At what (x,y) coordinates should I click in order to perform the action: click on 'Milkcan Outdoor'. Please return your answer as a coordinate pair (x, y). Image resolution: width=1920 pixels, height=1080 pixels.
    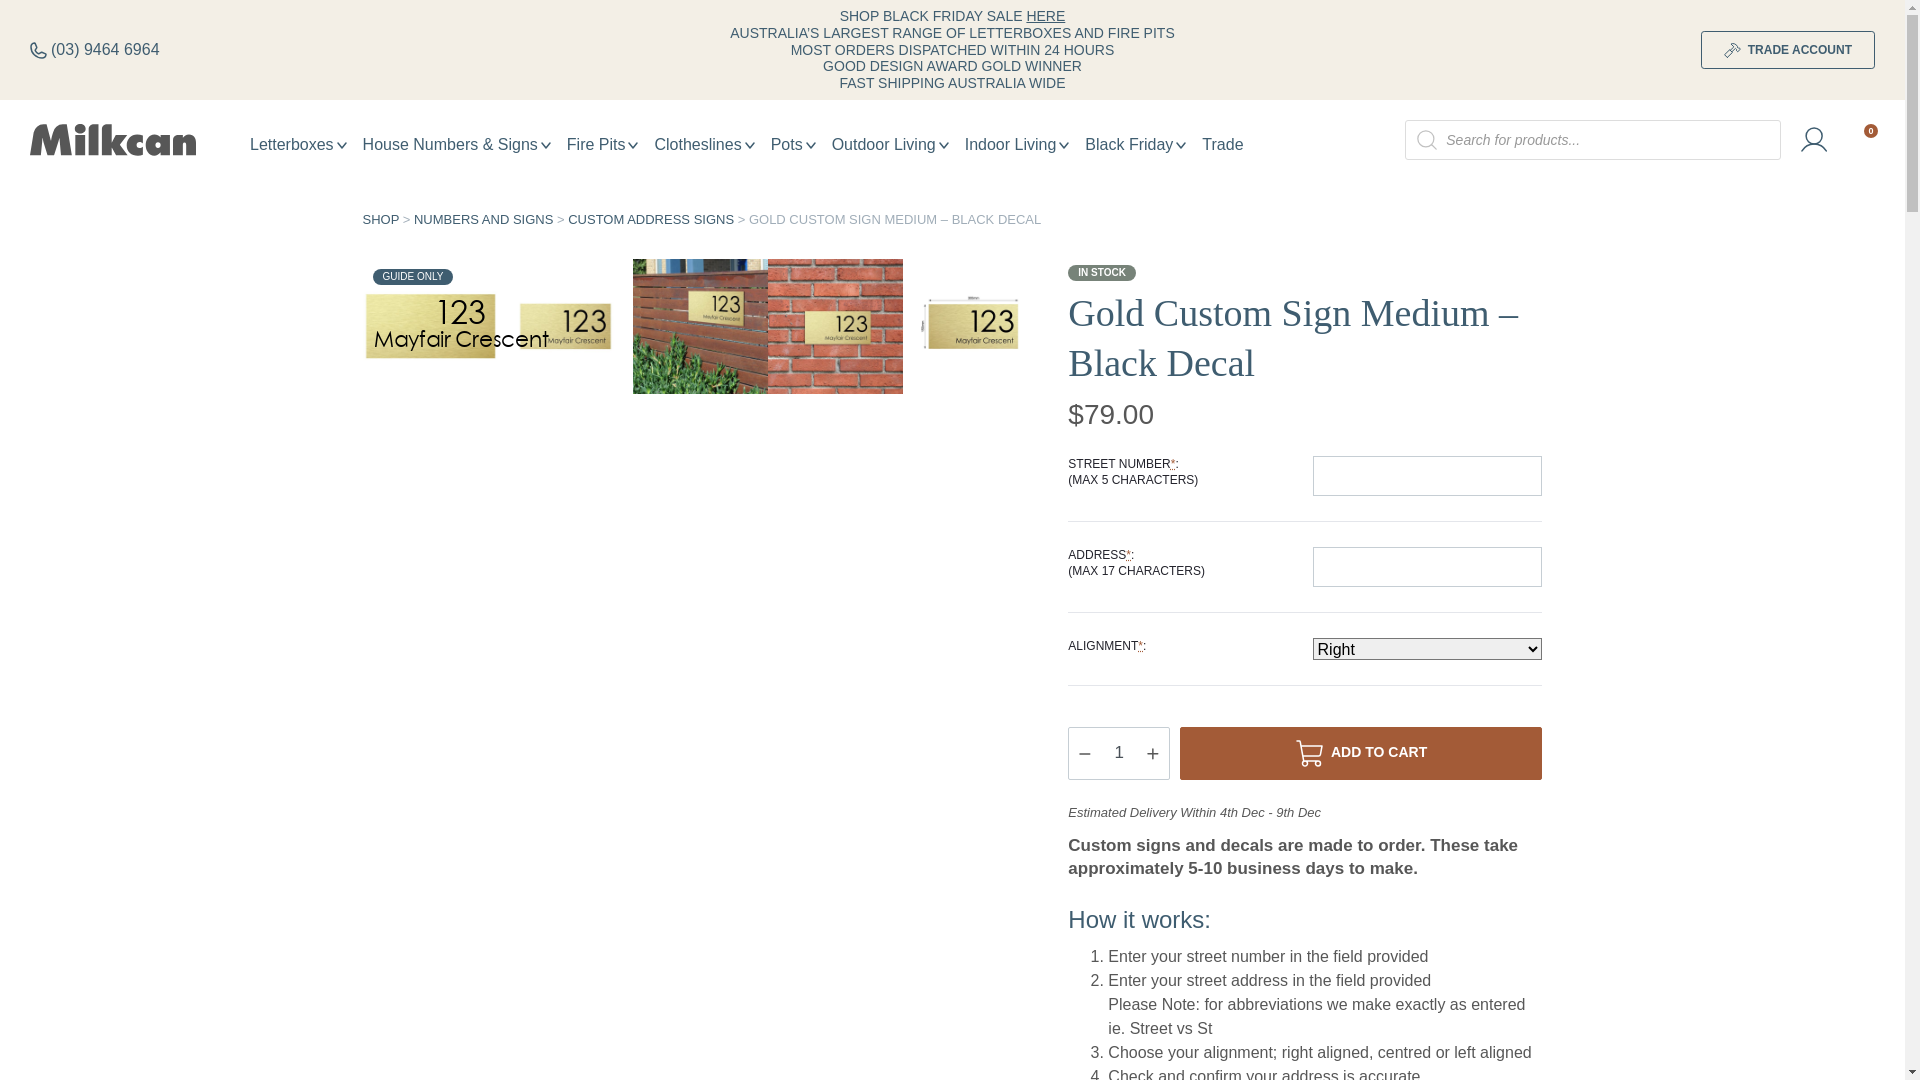
    Looking at the image, I should click on (29, 138).